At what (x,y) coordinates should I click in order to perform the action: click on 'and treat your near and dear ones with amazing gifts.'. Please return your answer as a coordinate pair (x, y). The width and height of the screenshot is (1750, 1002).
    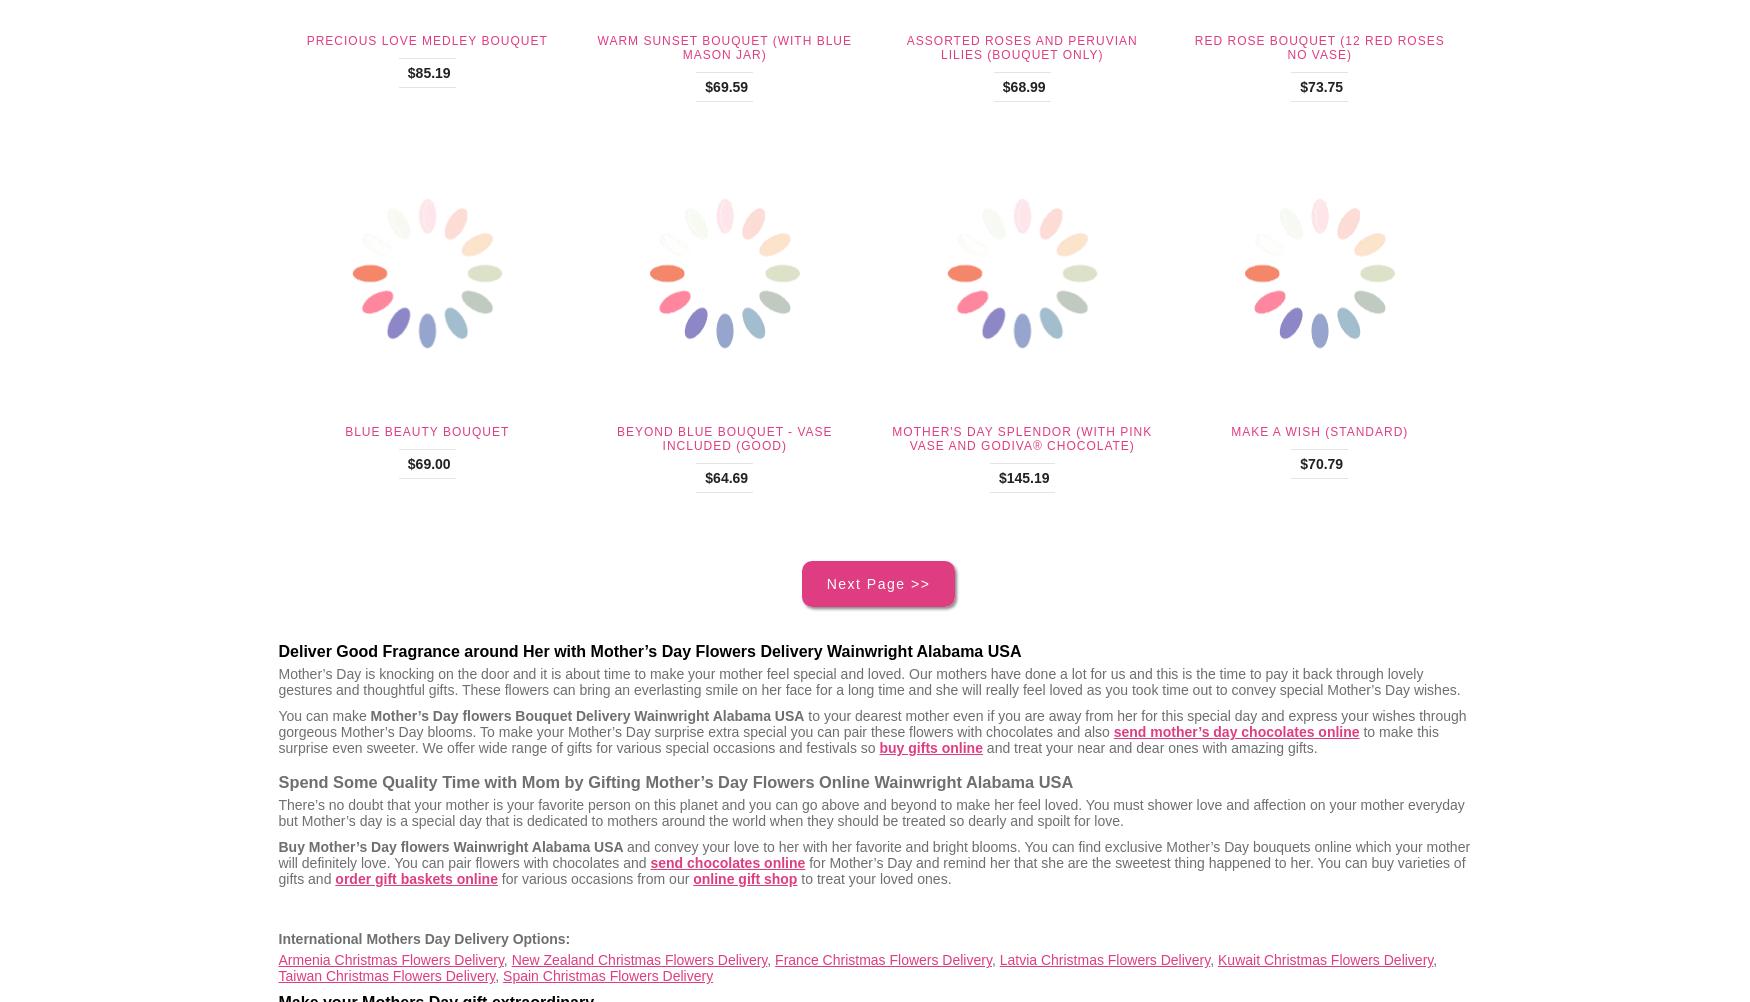
    Looking at the image, I should click on (1148, 747).